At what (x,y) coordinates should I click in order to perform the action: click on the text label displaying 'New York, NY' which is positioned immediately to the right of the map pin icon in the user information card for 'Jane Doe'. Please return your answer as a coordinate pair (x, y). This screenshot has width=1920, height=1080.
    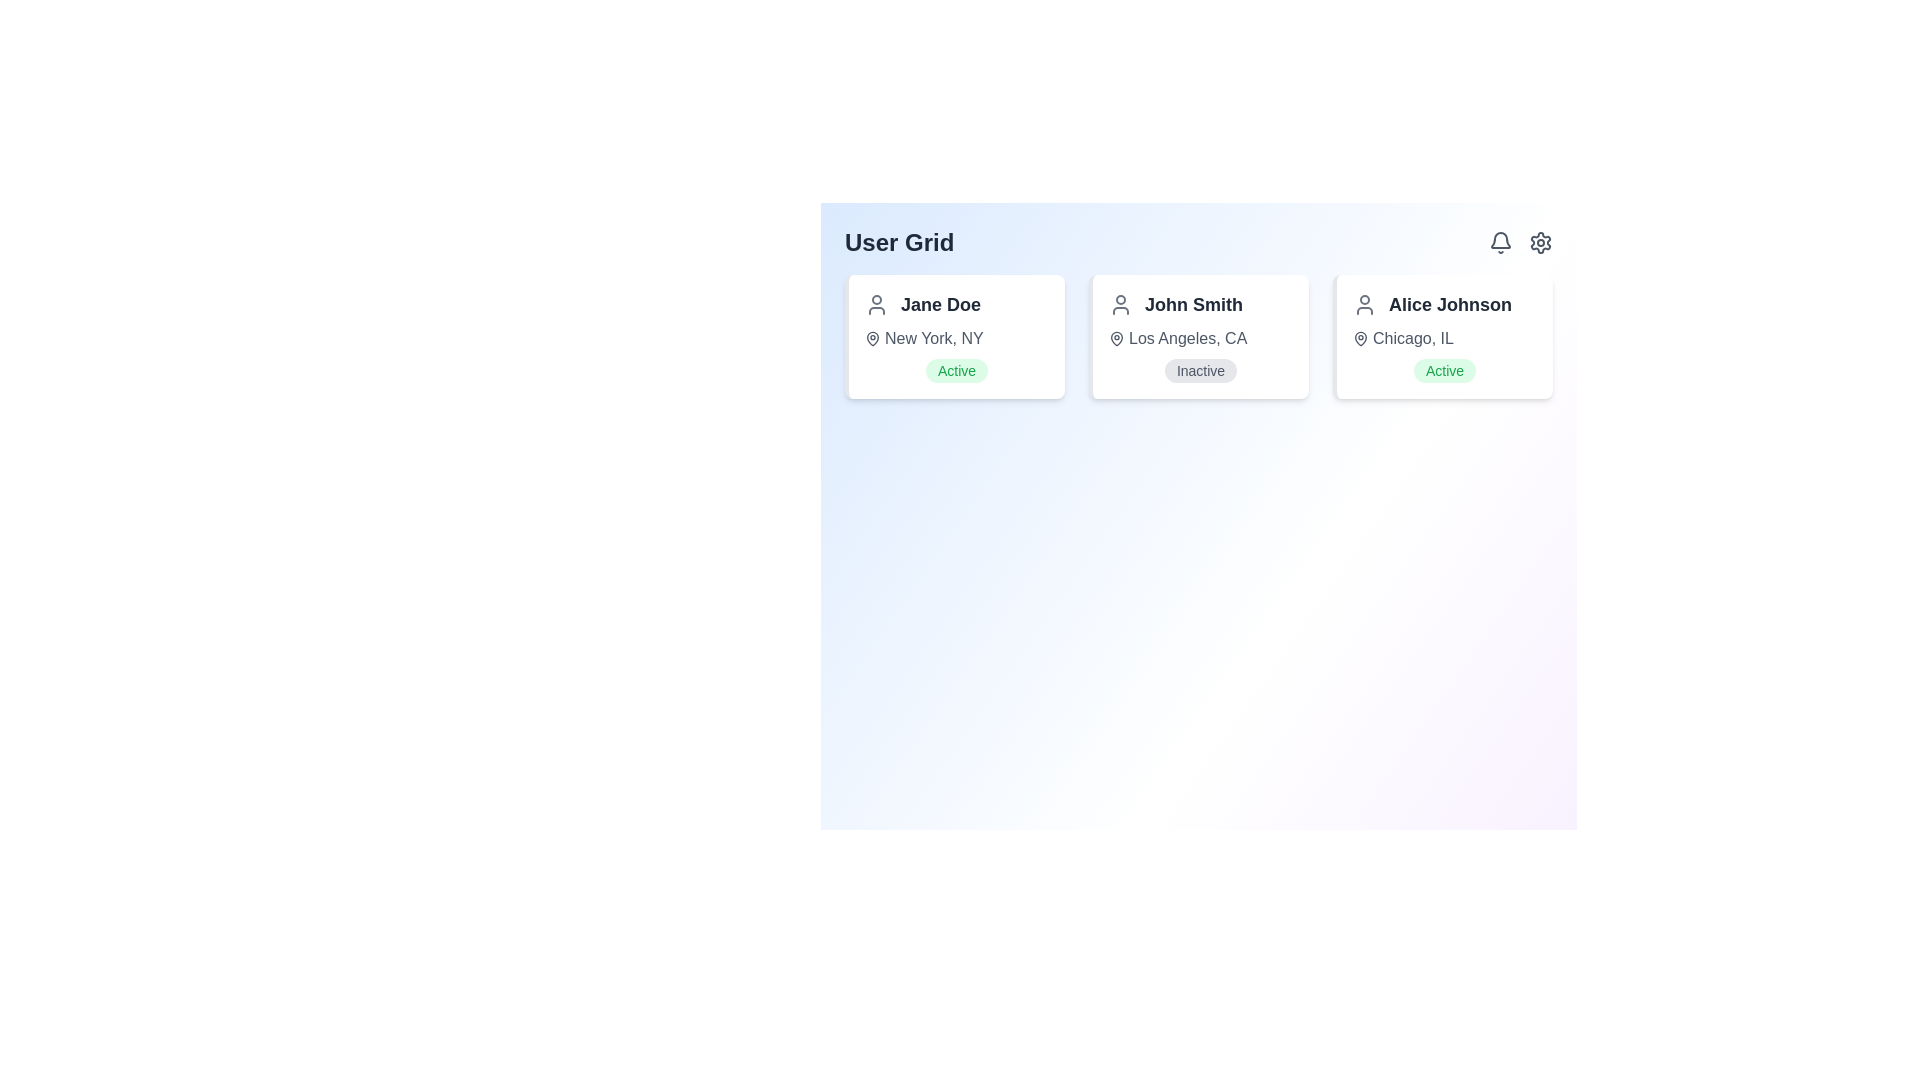
    Looking at the image, I should click on (933, 338).